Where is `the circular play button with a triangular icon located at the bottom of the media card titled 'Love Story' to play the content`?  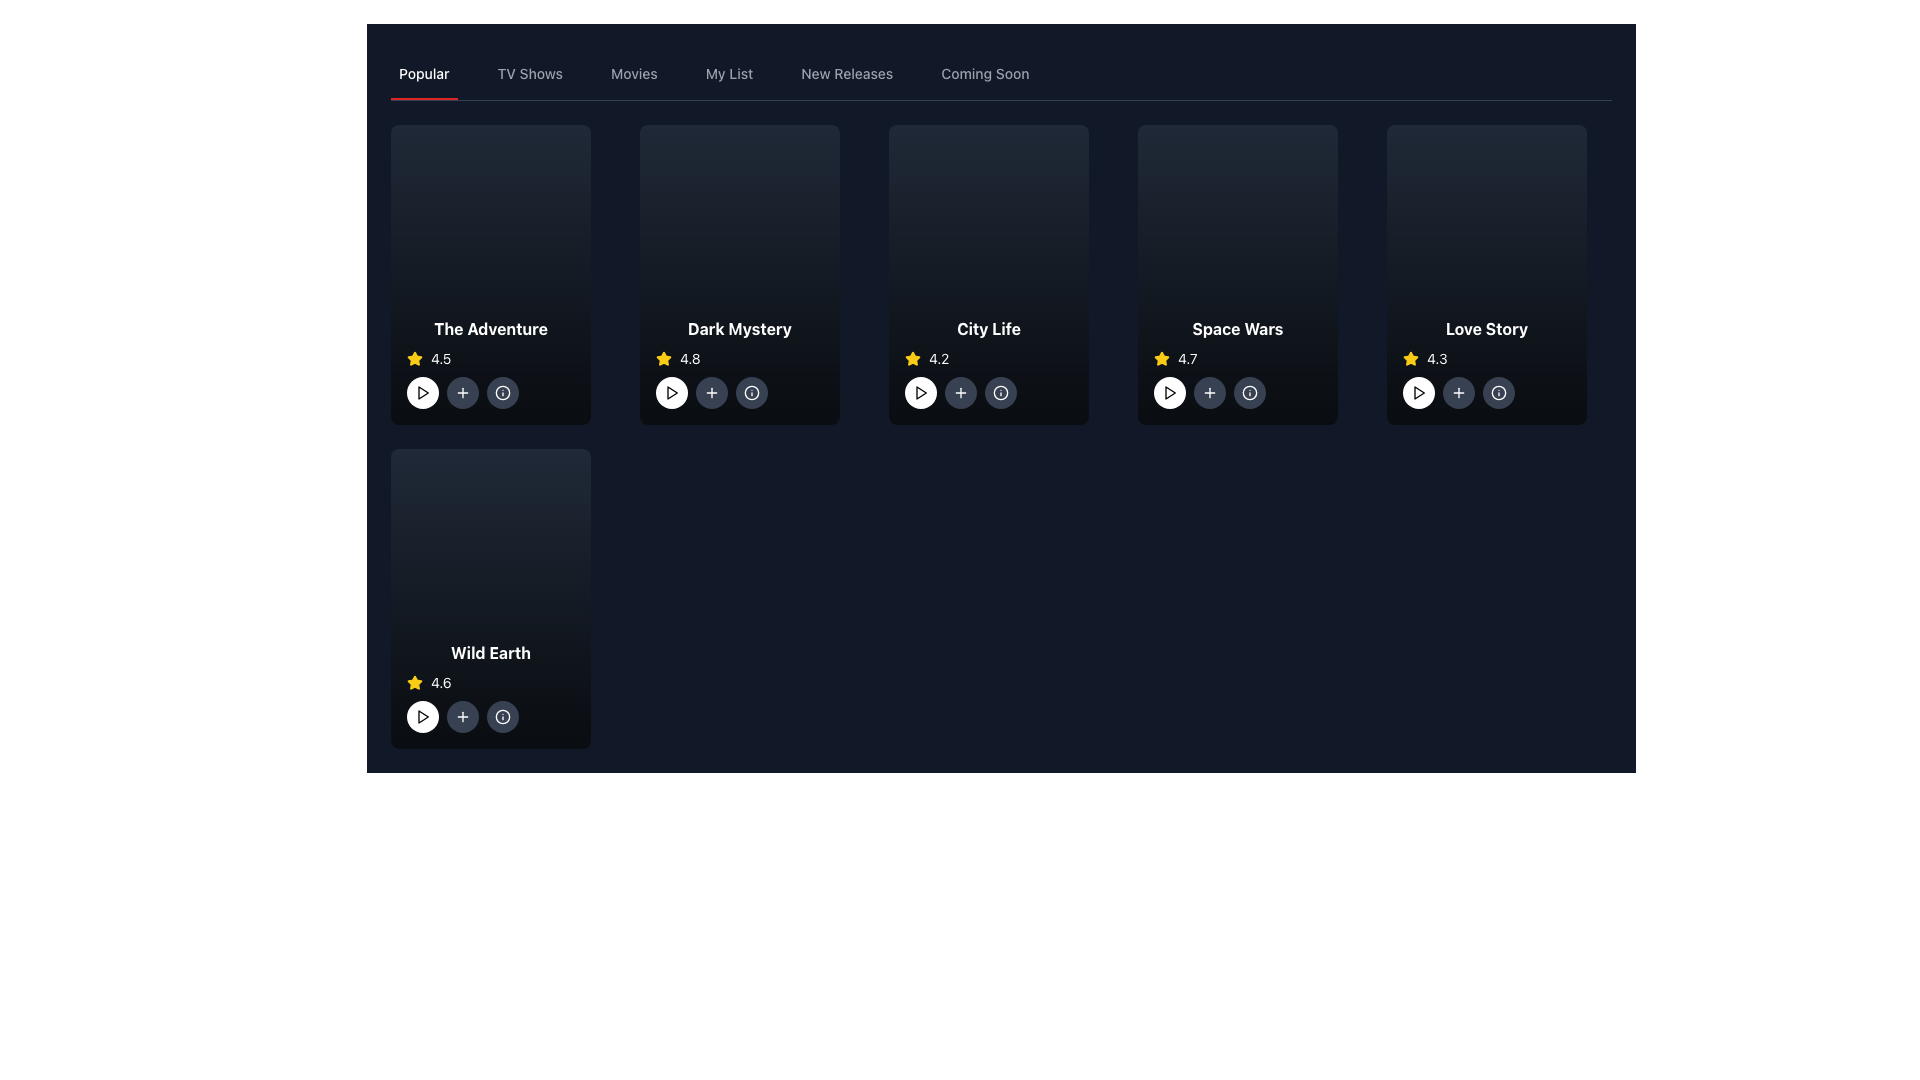
the circular play button with a triangular icon located at the bottom of the media card titled 'Love Story' to play the content is located at coordinates (1418, 393).